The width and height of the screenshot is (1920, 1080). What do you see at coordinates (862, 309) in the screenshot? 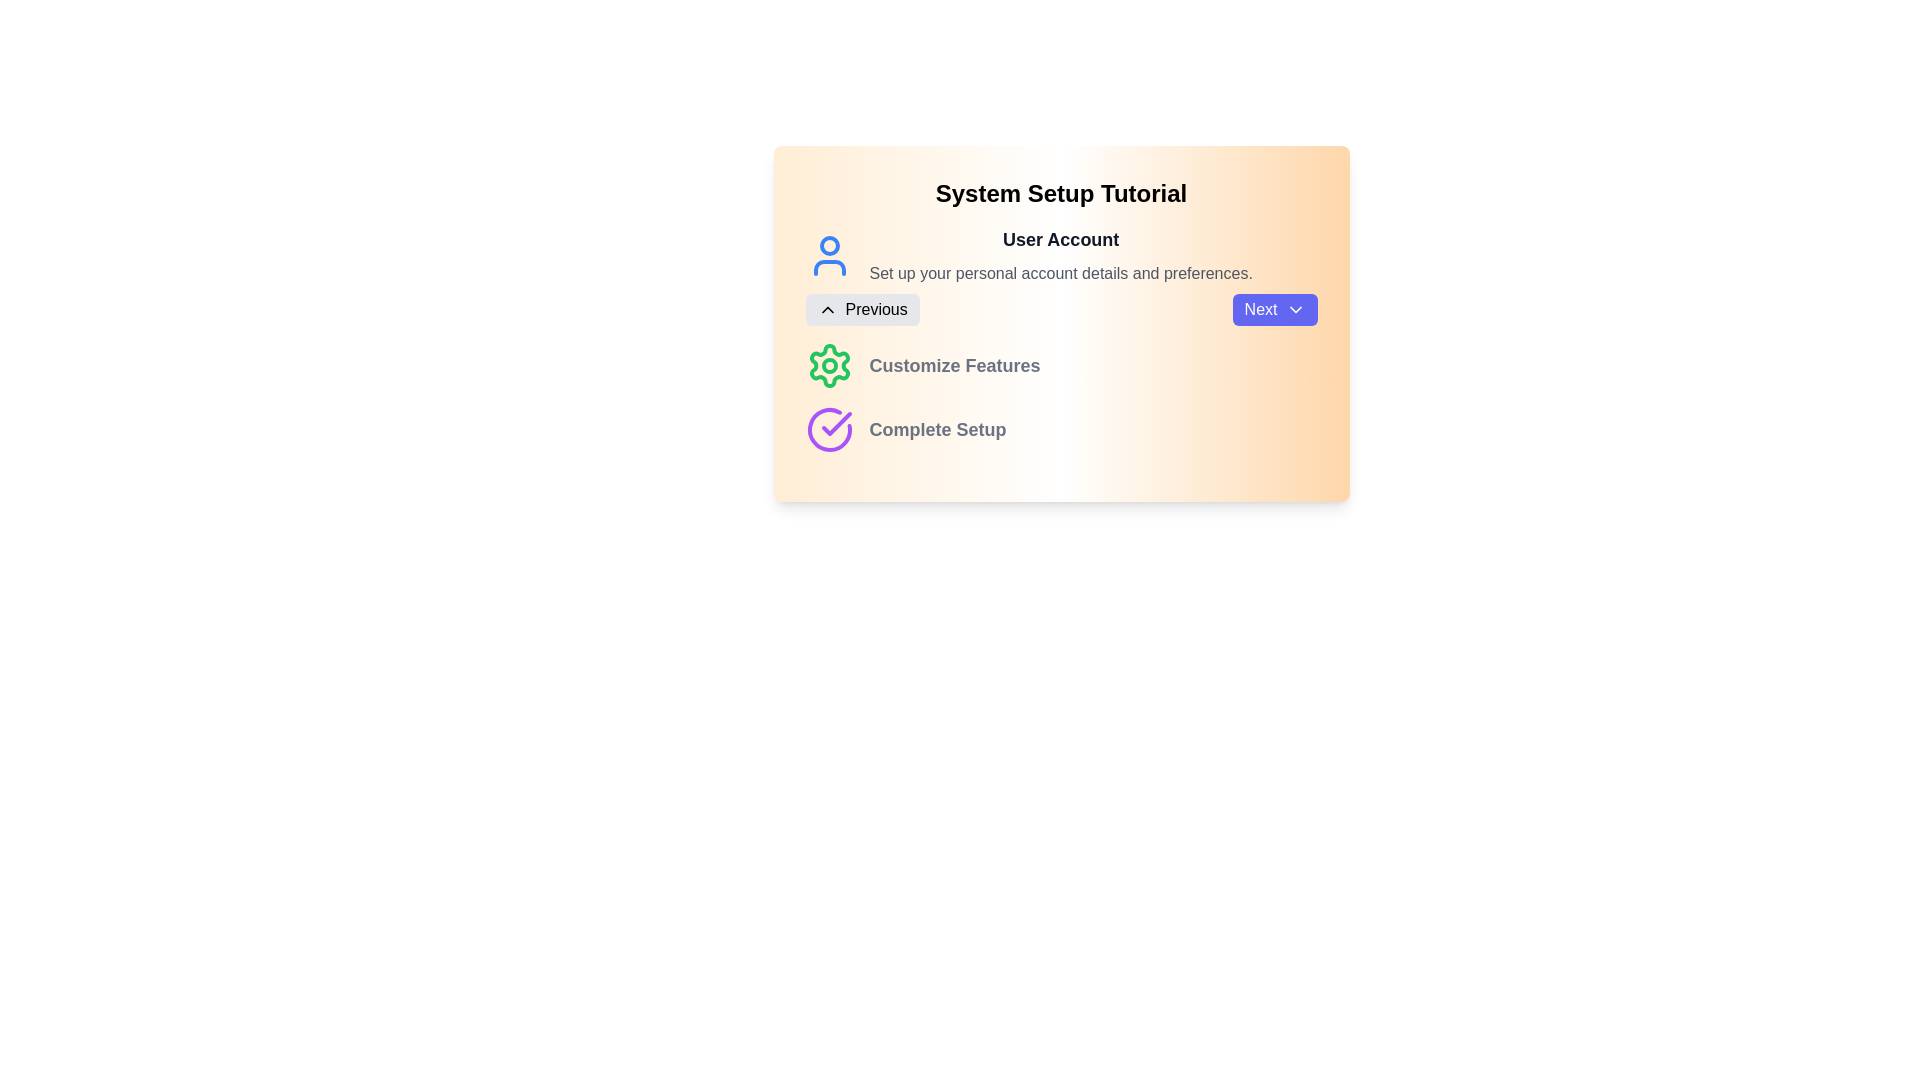
I see `the button labeled Previous` at bounding box center [862, 309].